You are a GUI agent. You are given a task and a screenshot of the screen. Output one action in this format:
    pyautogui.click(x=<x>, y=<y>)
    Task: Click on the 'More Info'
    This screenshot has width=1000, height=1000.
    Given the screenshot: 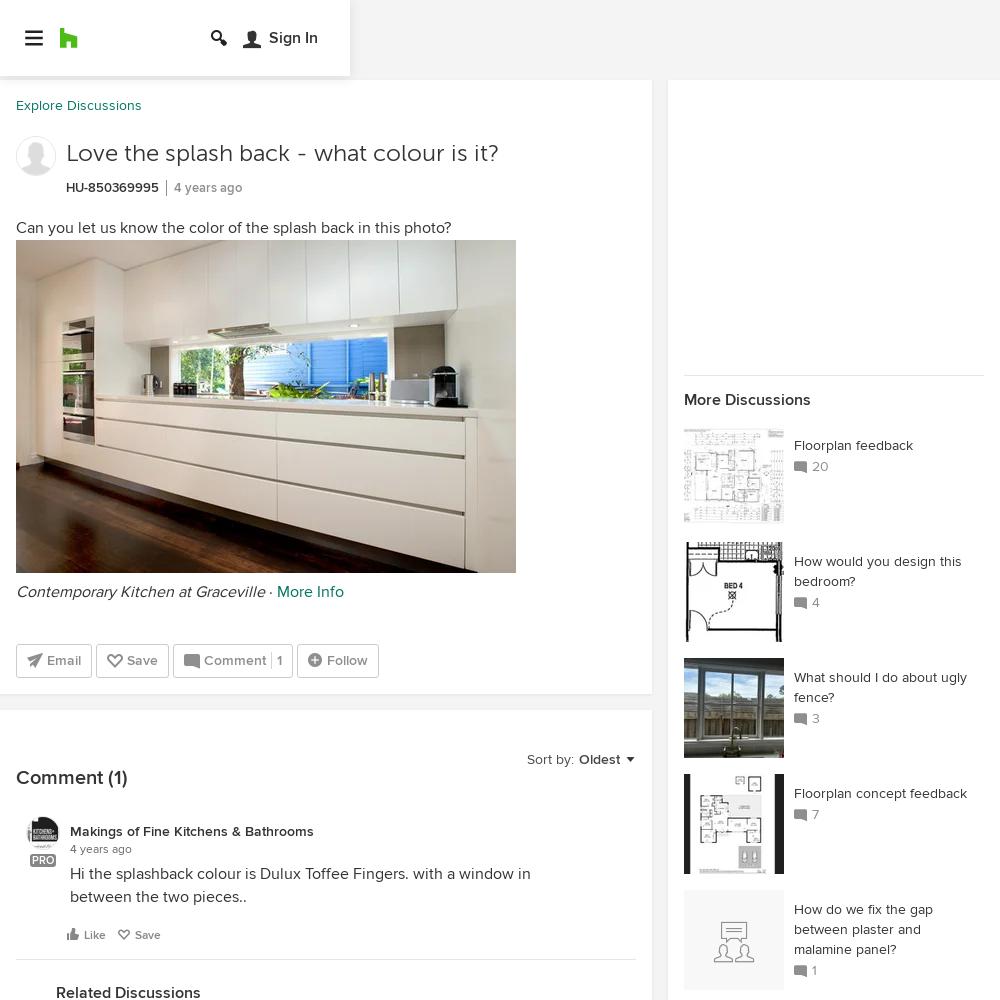 What is the action you would take?
    pyautogui.click(x=310, y=591)
    